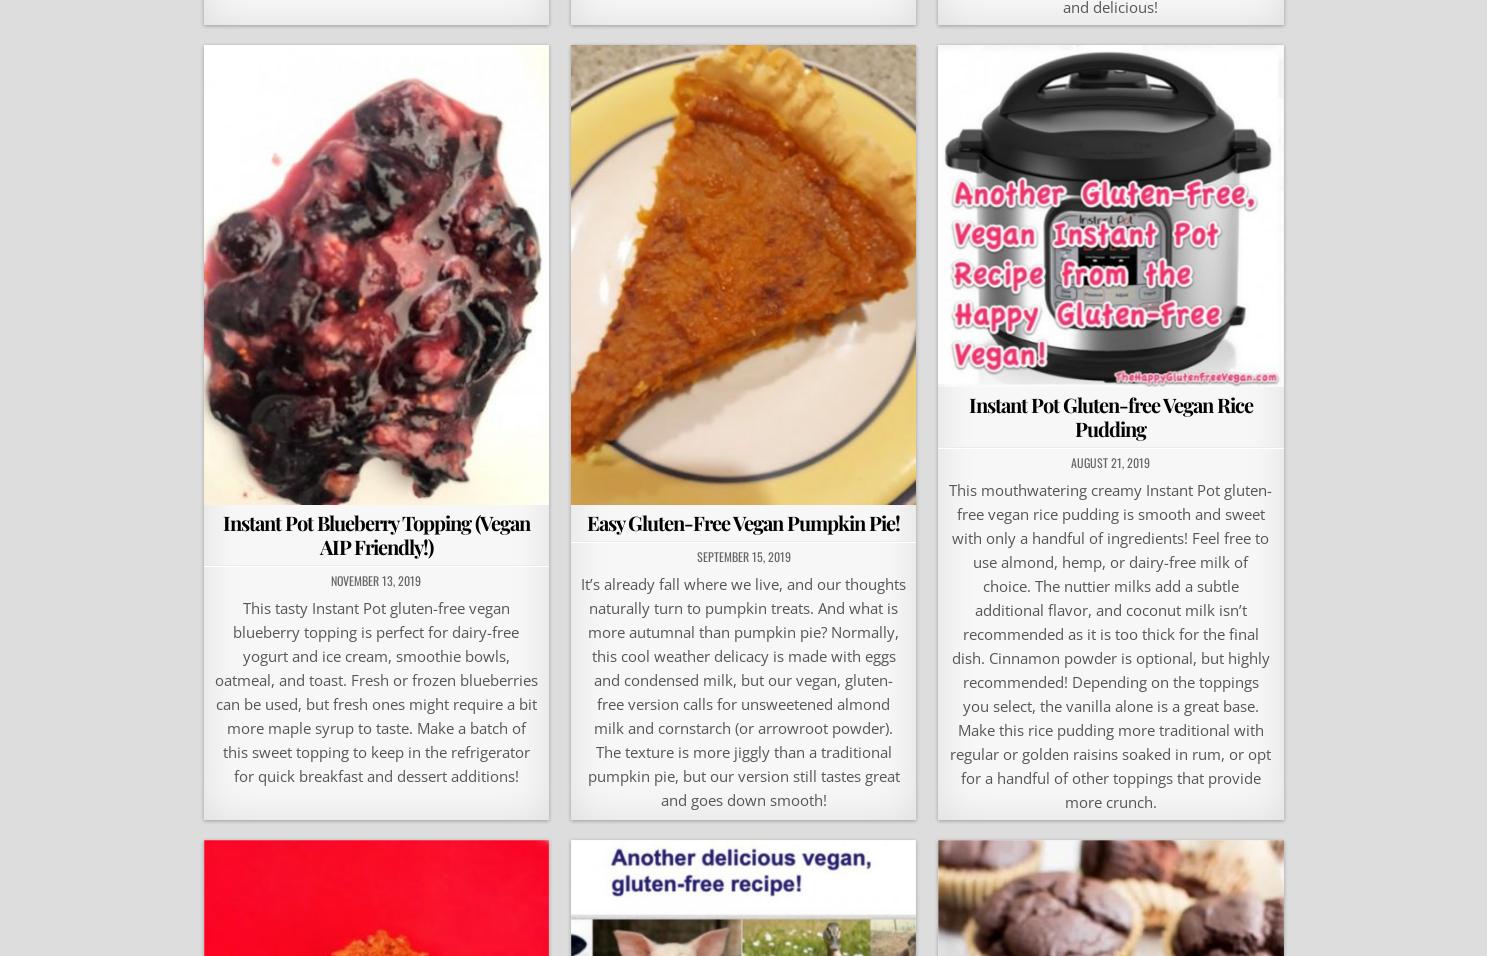  Describe the element at coordinates (742, 555) in the screenshot. I see `'September 15, 2019'` at that location.